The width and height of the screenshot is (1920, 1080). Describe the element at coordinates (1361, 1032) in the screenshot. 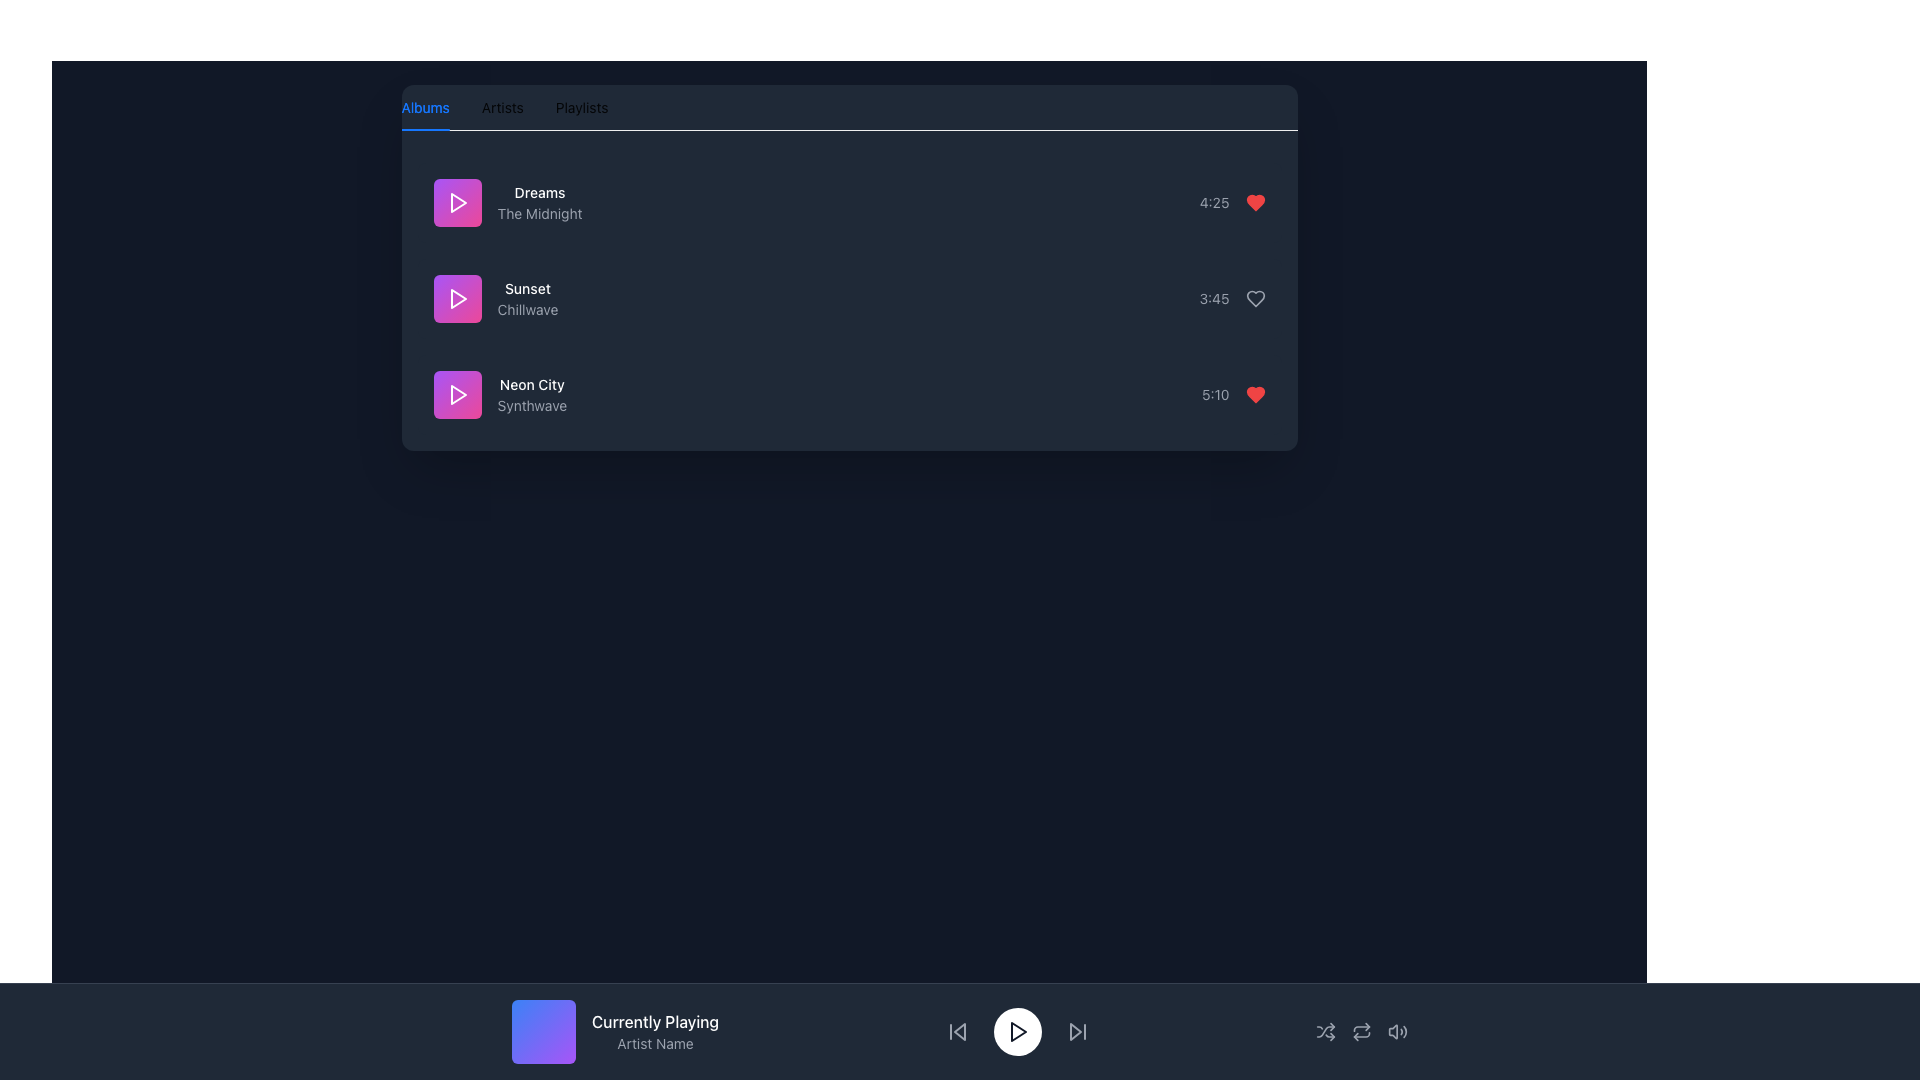

I see `the loop icon button in the bottom-right corner toolbar` at that location.